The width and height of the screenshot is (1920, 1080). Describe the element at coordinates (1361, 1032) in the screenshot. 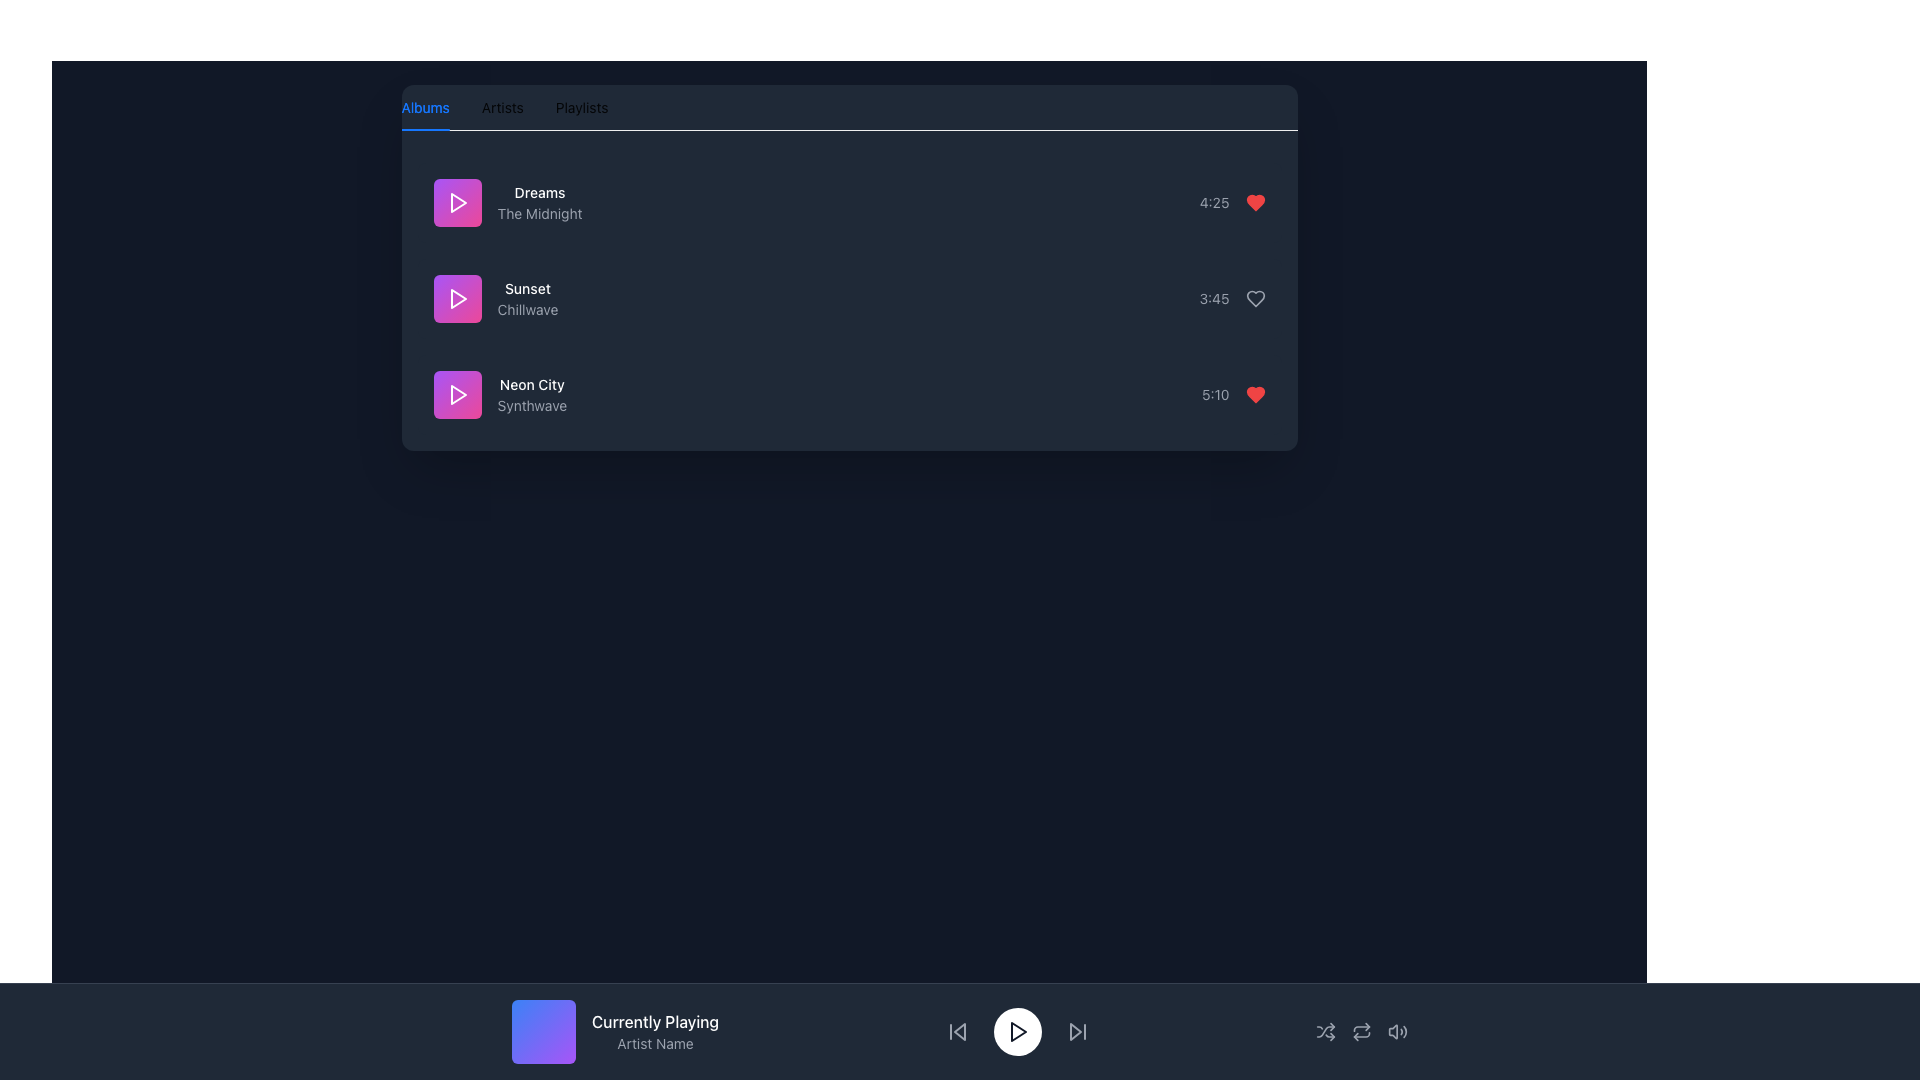

I see `the loop icon button in the bottom-right corner toolbar` at that location.